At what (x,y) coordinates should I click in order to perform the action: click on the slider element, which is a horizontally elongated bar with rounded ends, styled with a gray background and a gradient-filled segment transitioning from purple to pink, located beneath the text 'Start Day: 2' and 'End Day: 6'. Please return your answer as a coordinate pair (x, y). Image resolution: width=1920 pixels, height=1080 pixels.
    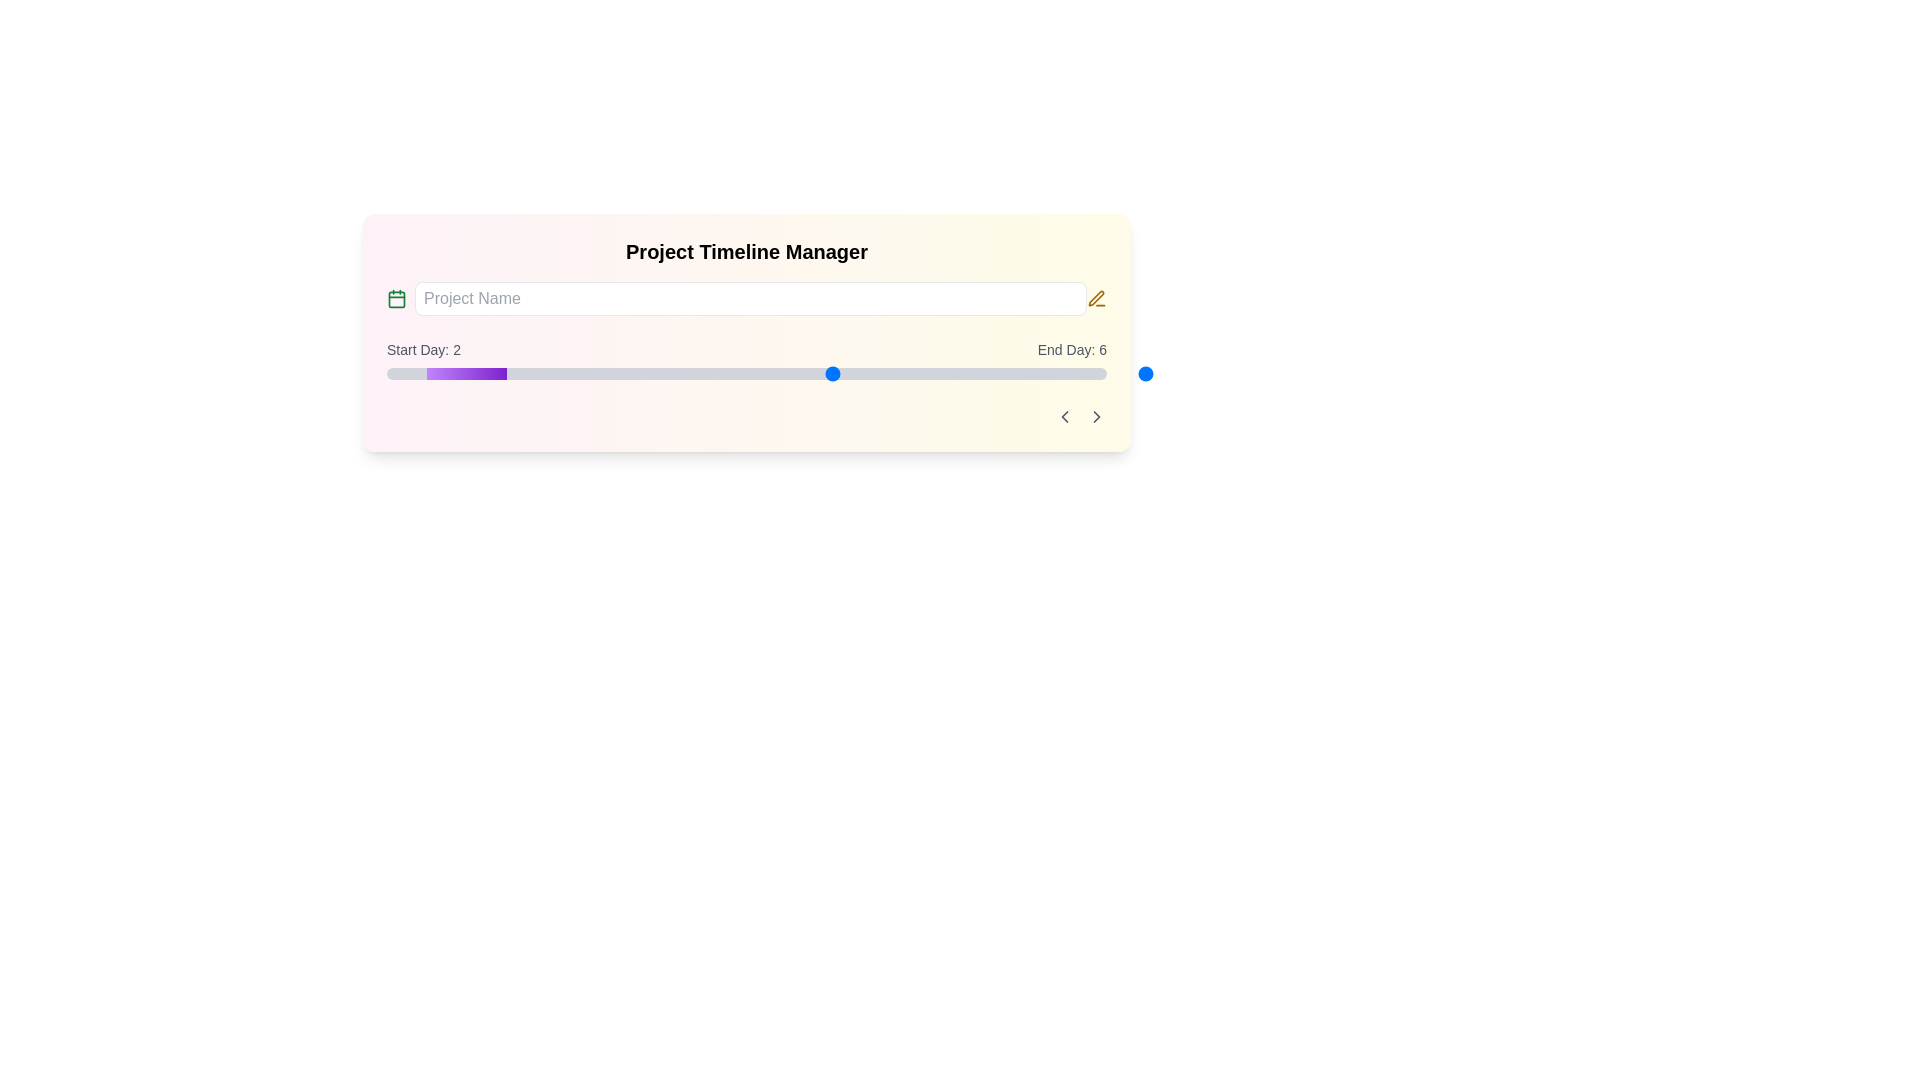
    Looking at the image, I should click on (746, 374).